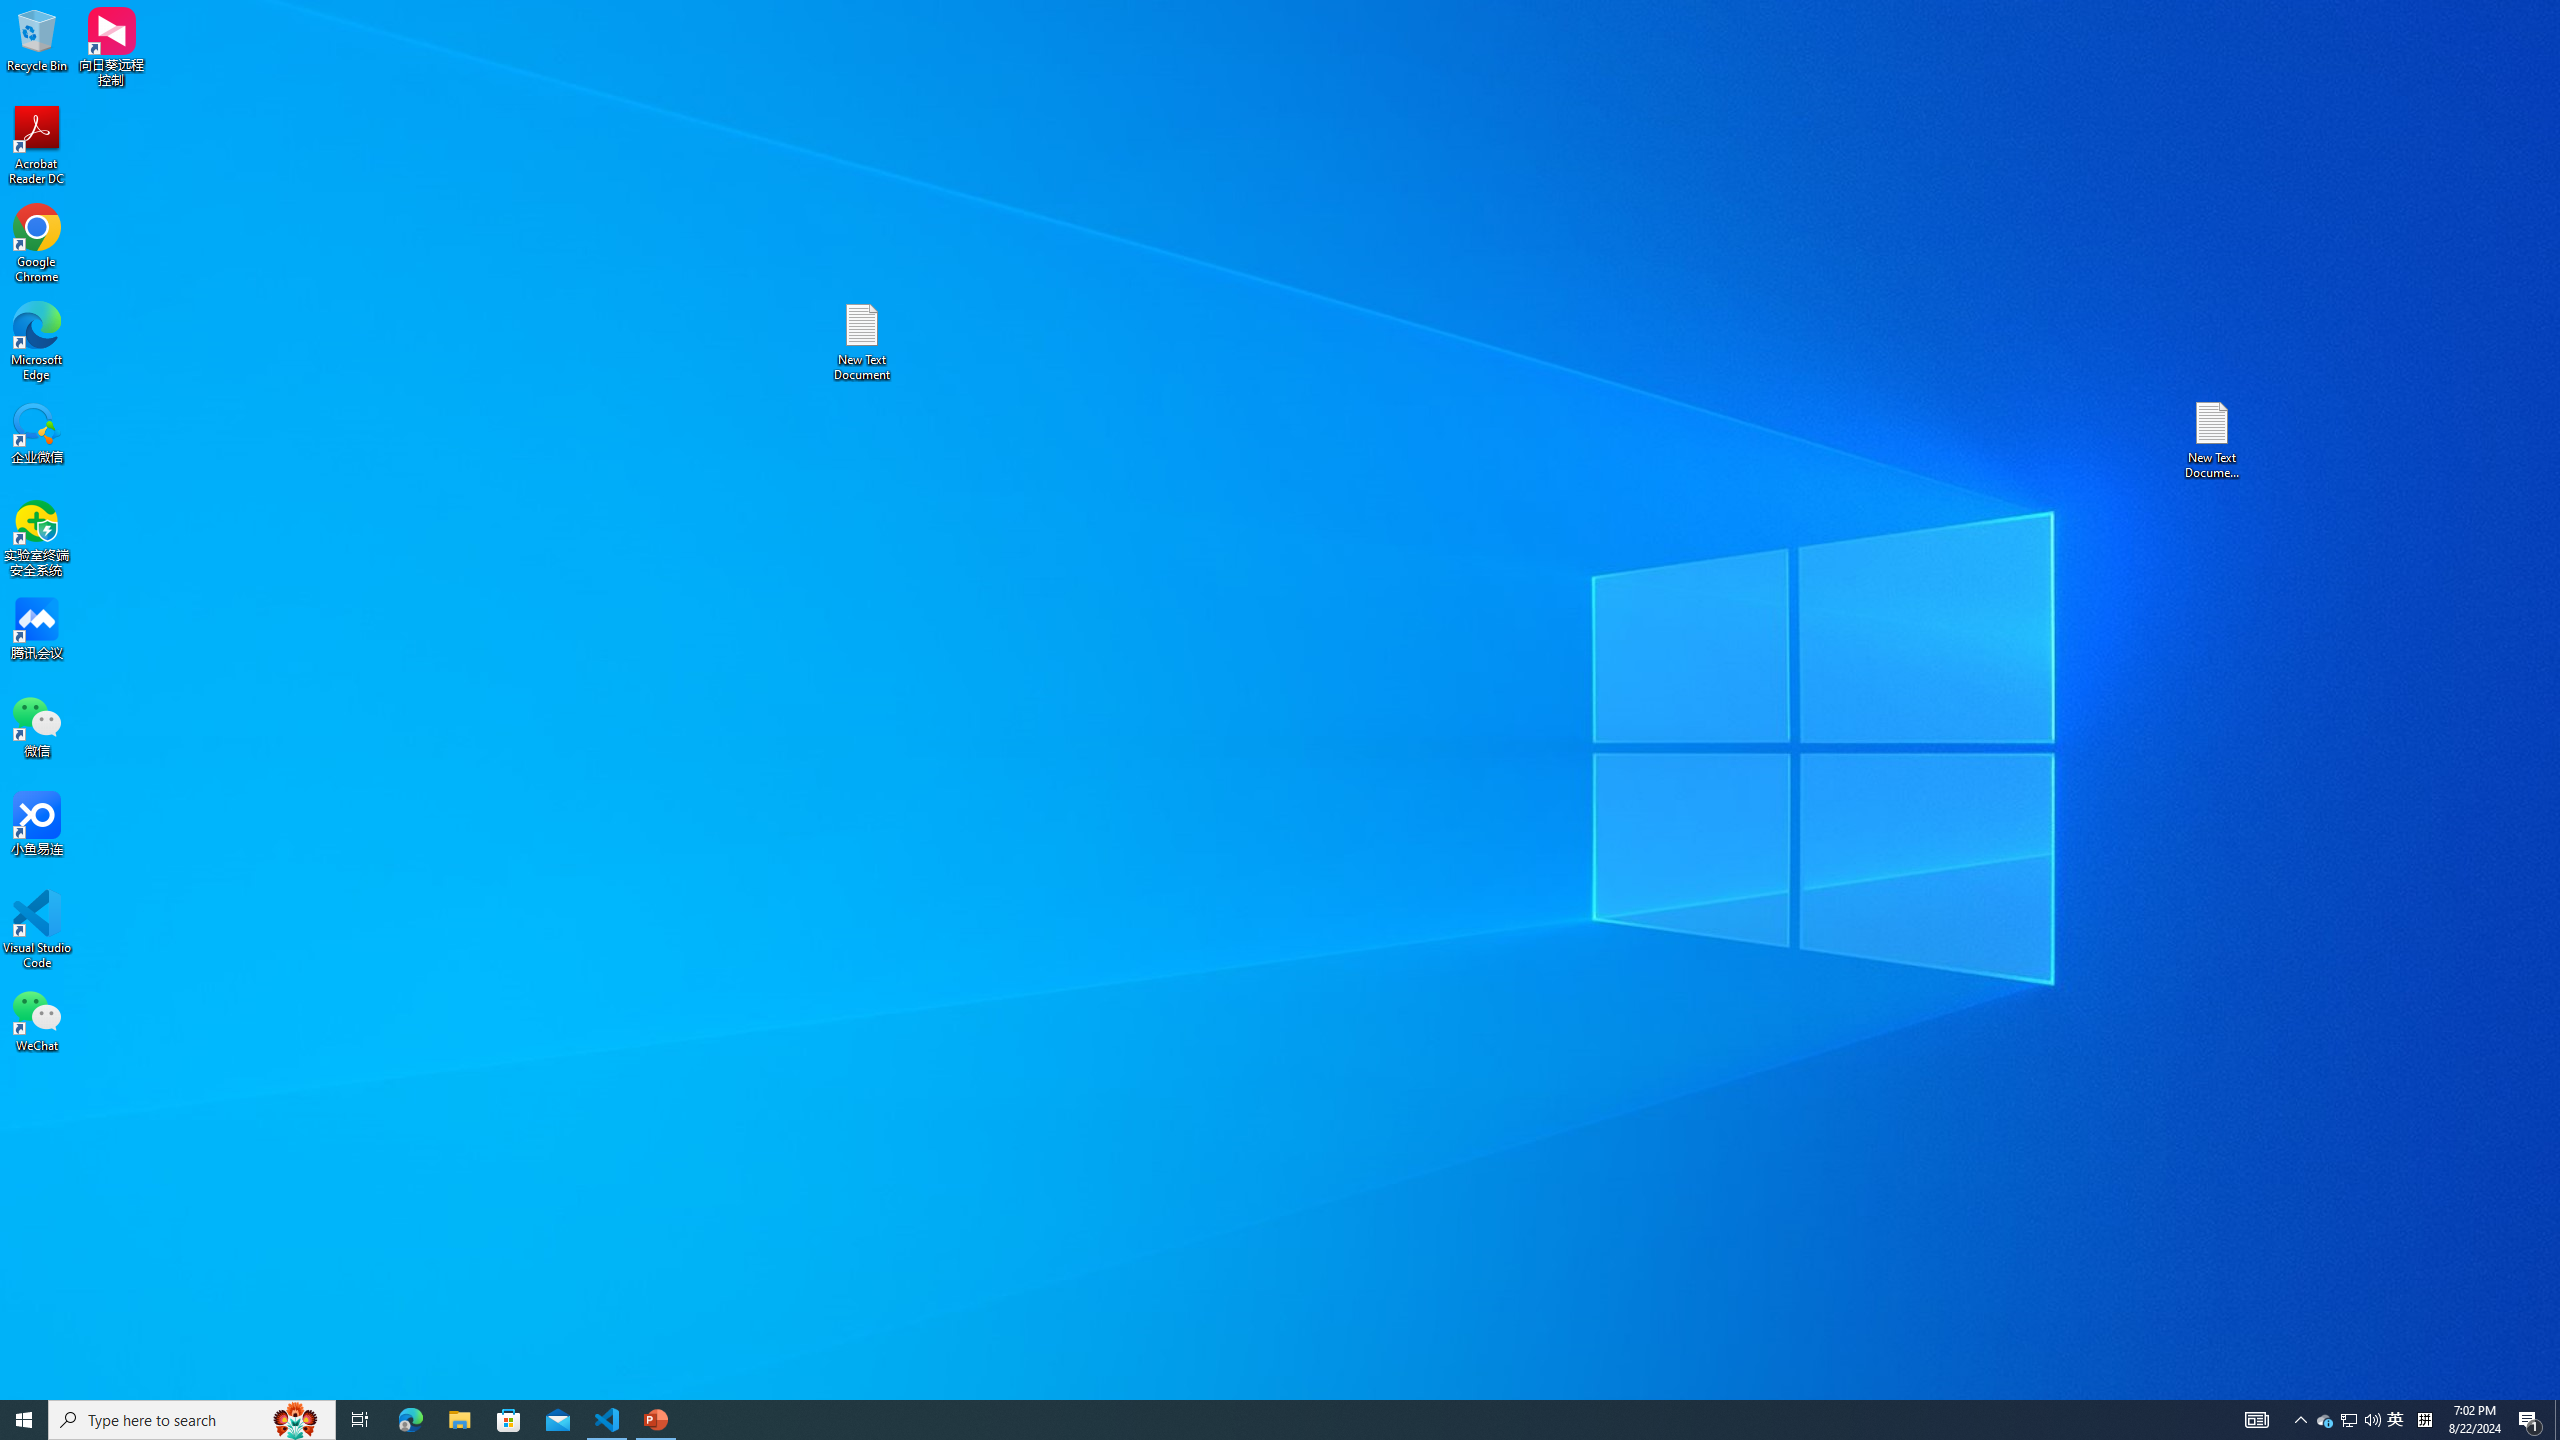  What do you see at coordinates (36, 341) in the screenshot?
I see `'Microsoft Edge'` at bounding box center [36, 341].